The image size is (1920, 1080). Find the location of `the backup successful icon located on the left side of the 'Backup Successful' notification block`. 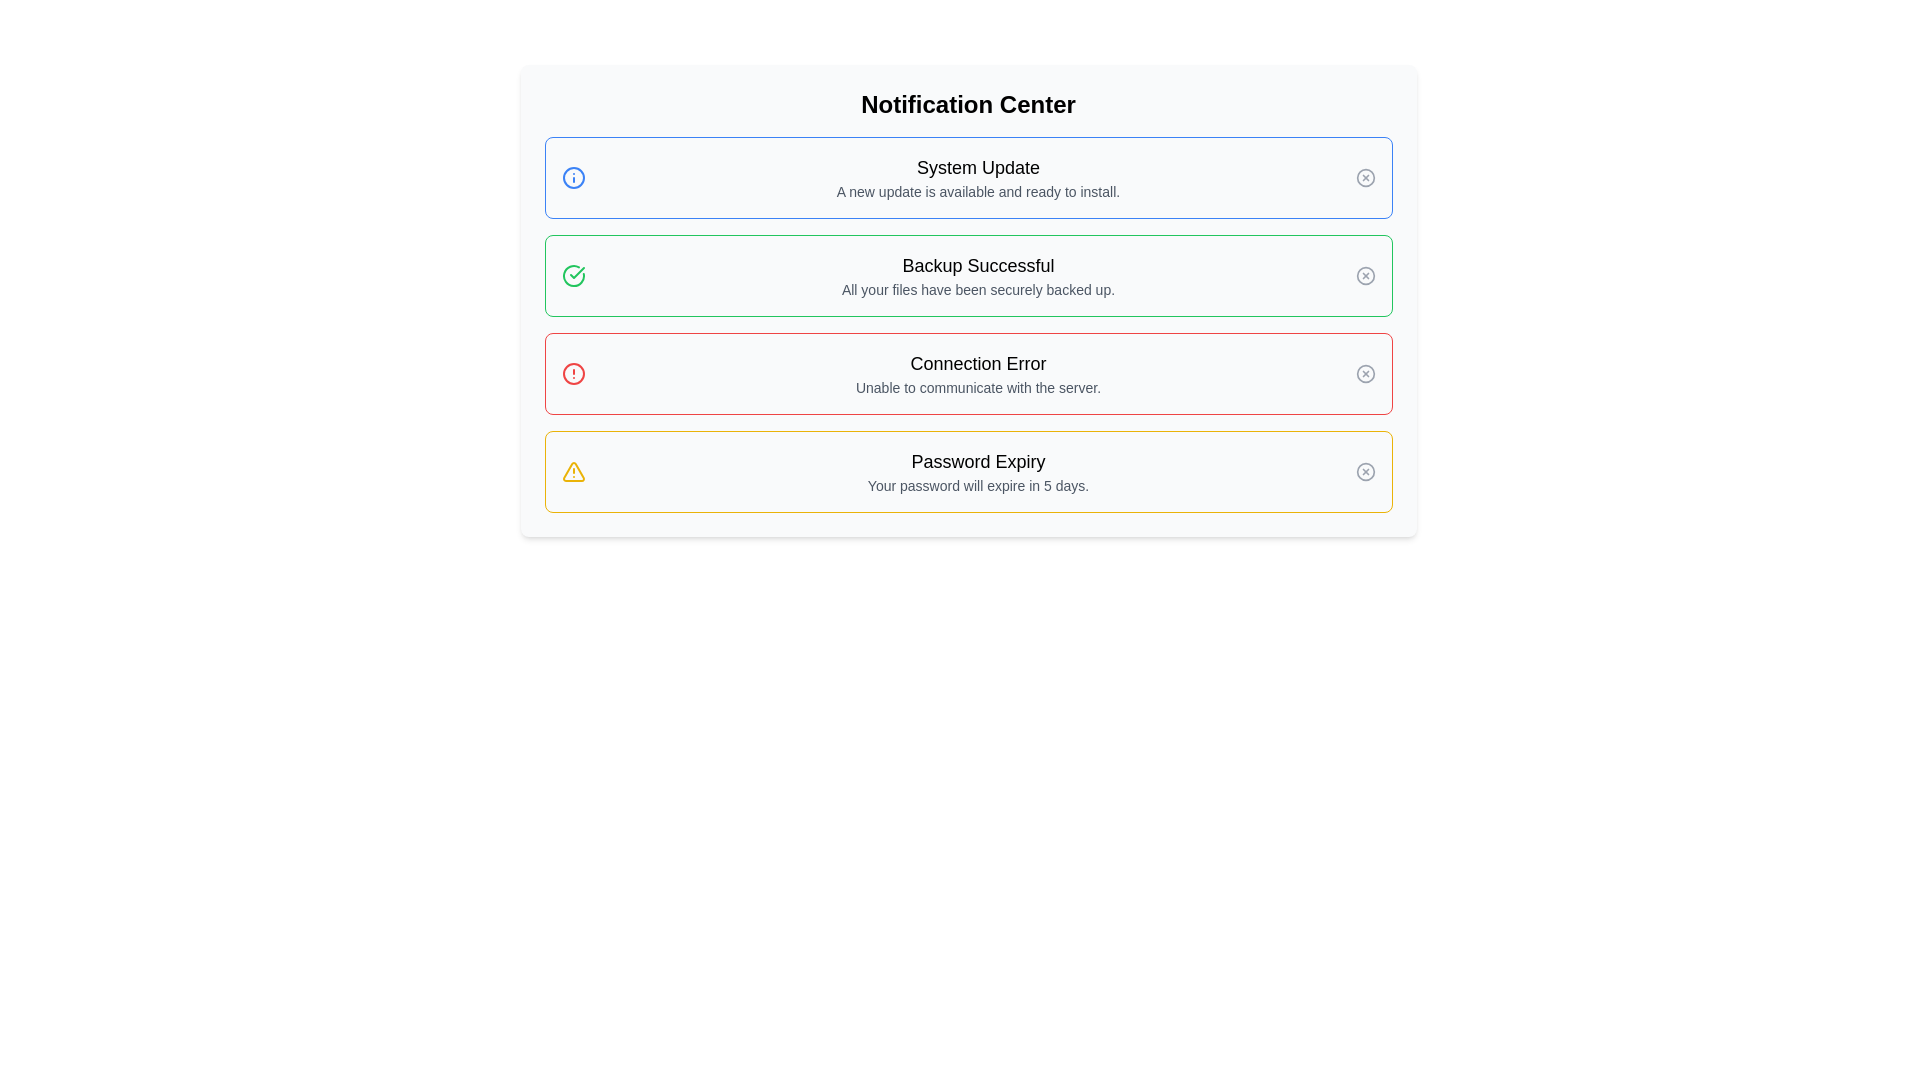

the backup successful icon located on the left side of the 'Backup Successful' notification block is located at coordinates (572, 276).